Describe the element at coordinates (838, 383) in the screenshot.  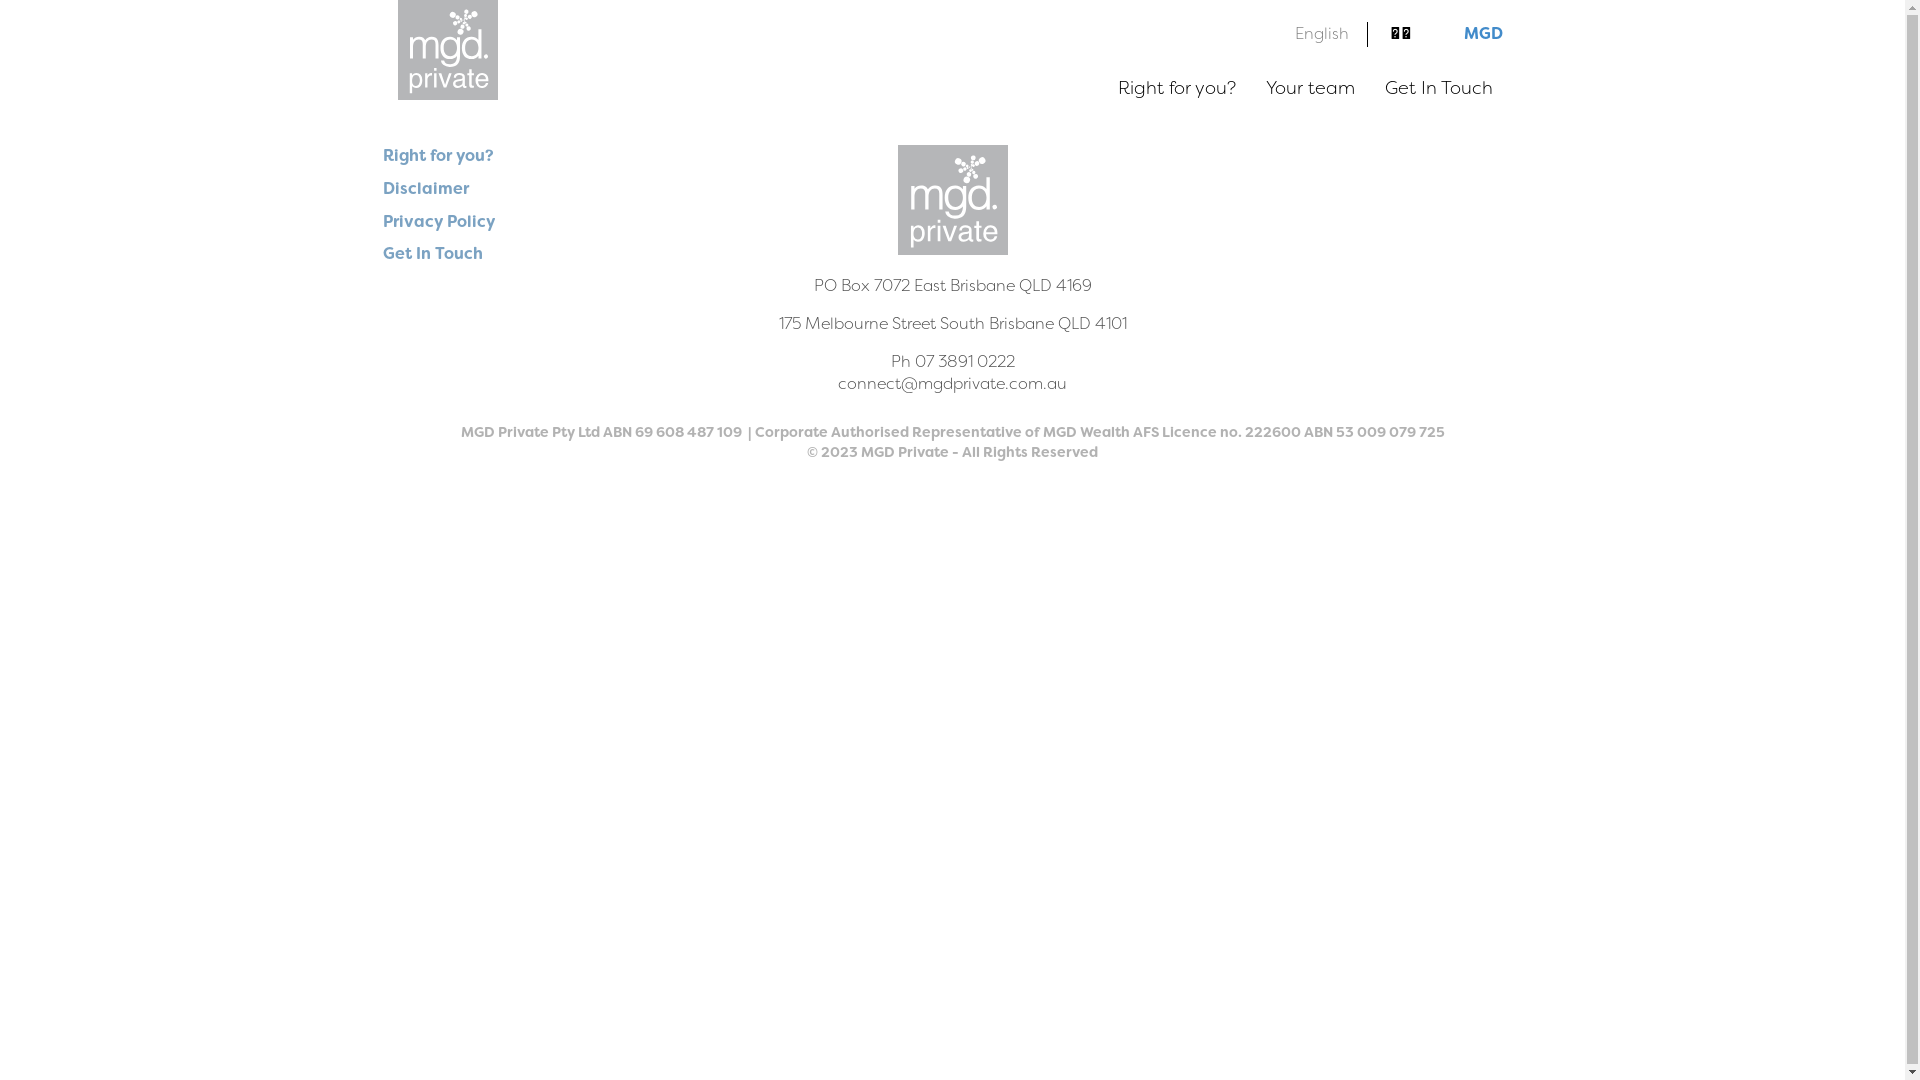
I see `'connect@mgdprivate.com.au'` at that location.